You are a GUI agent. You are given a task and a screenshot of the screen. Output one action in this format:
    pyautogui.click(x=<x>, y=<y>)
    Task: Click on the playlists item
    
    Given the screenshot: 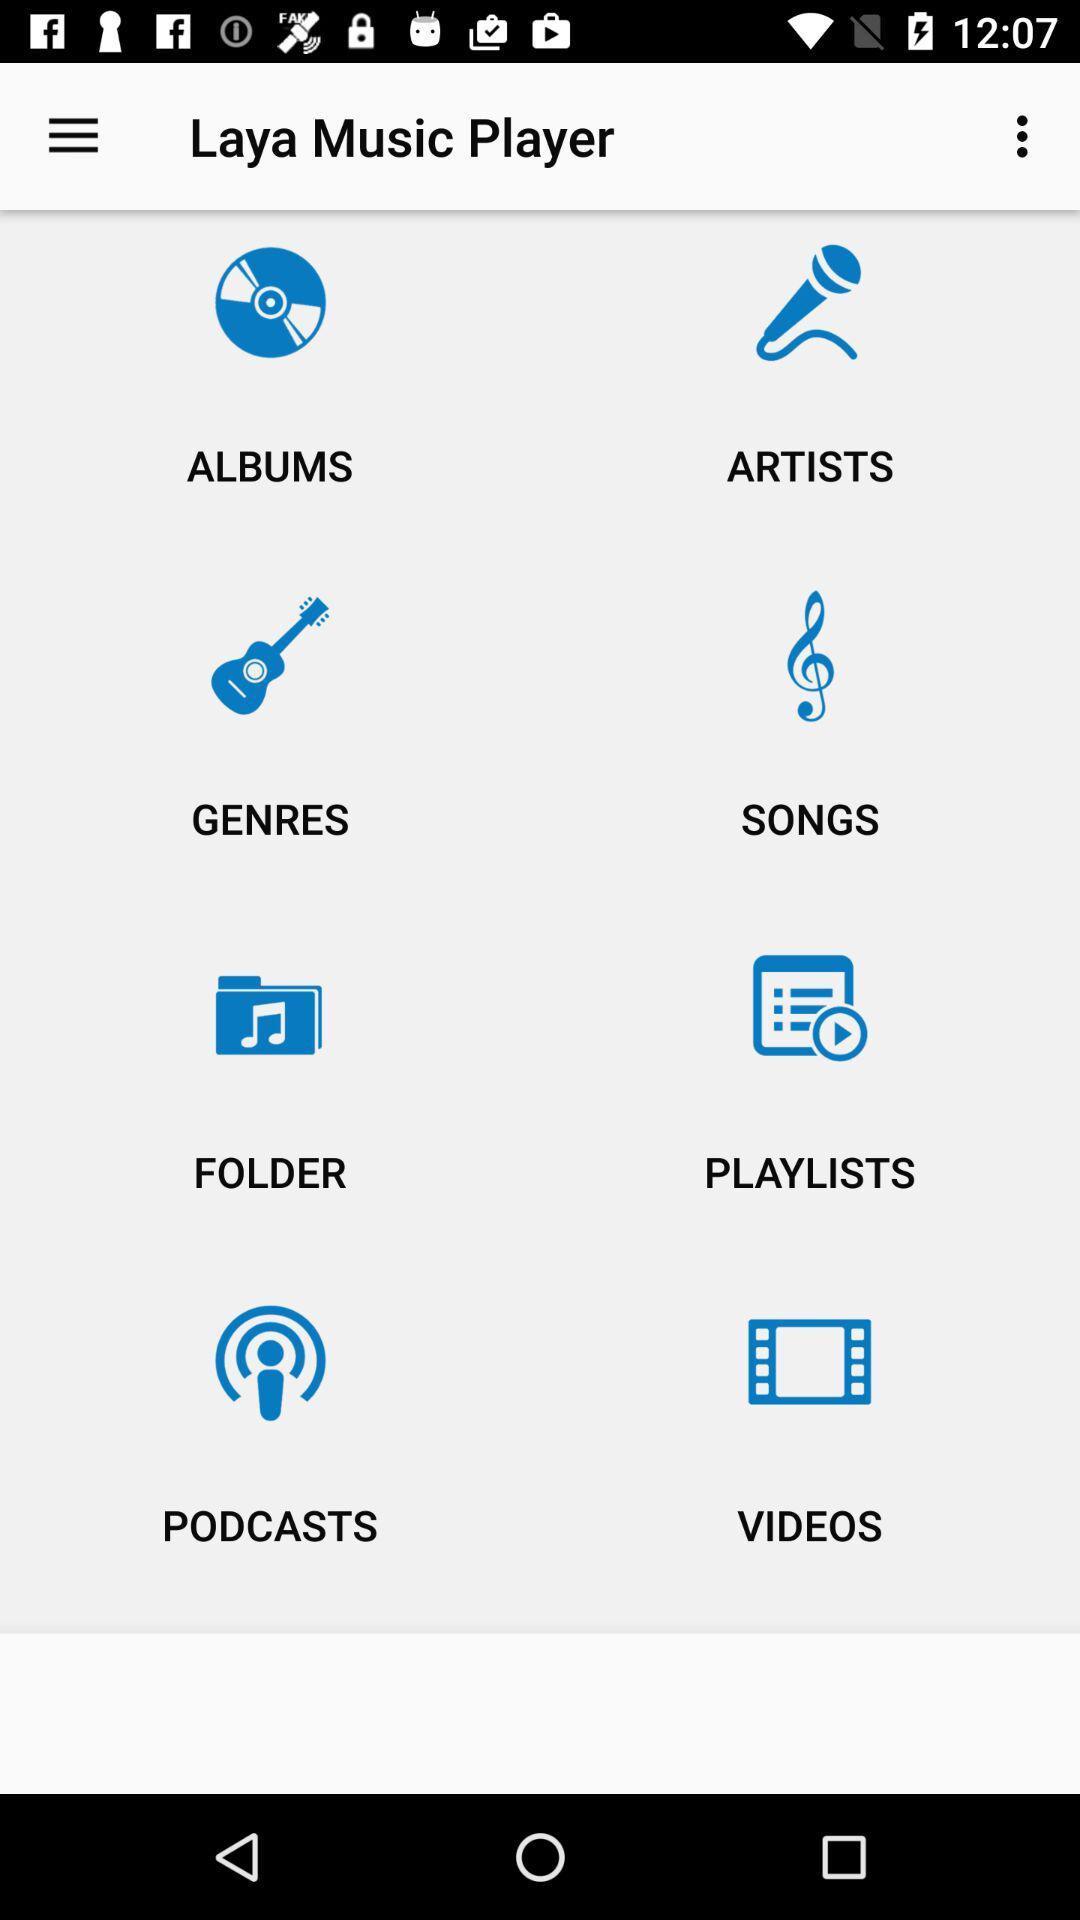 What is the action you would take?
    pyautogui.click(x=810, y=1097)
    